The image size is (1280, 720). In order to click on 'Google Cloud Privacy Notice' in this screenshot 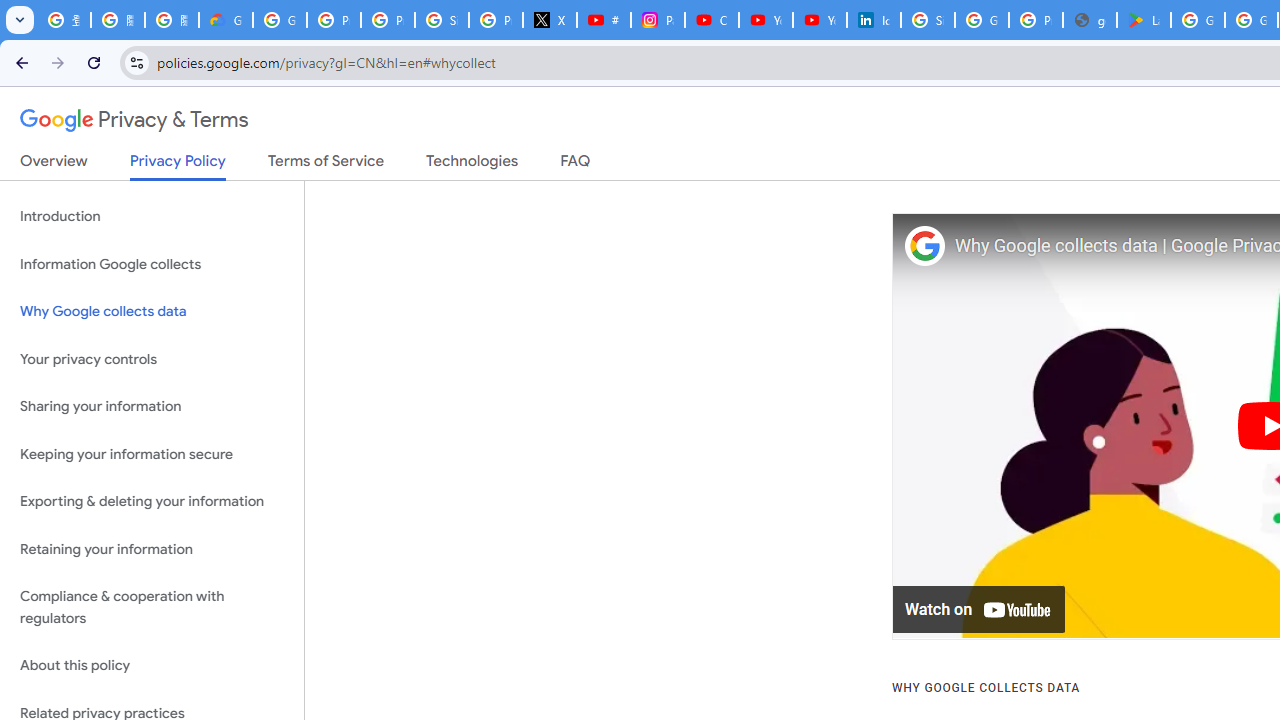, I will do `click(225, 20)`.